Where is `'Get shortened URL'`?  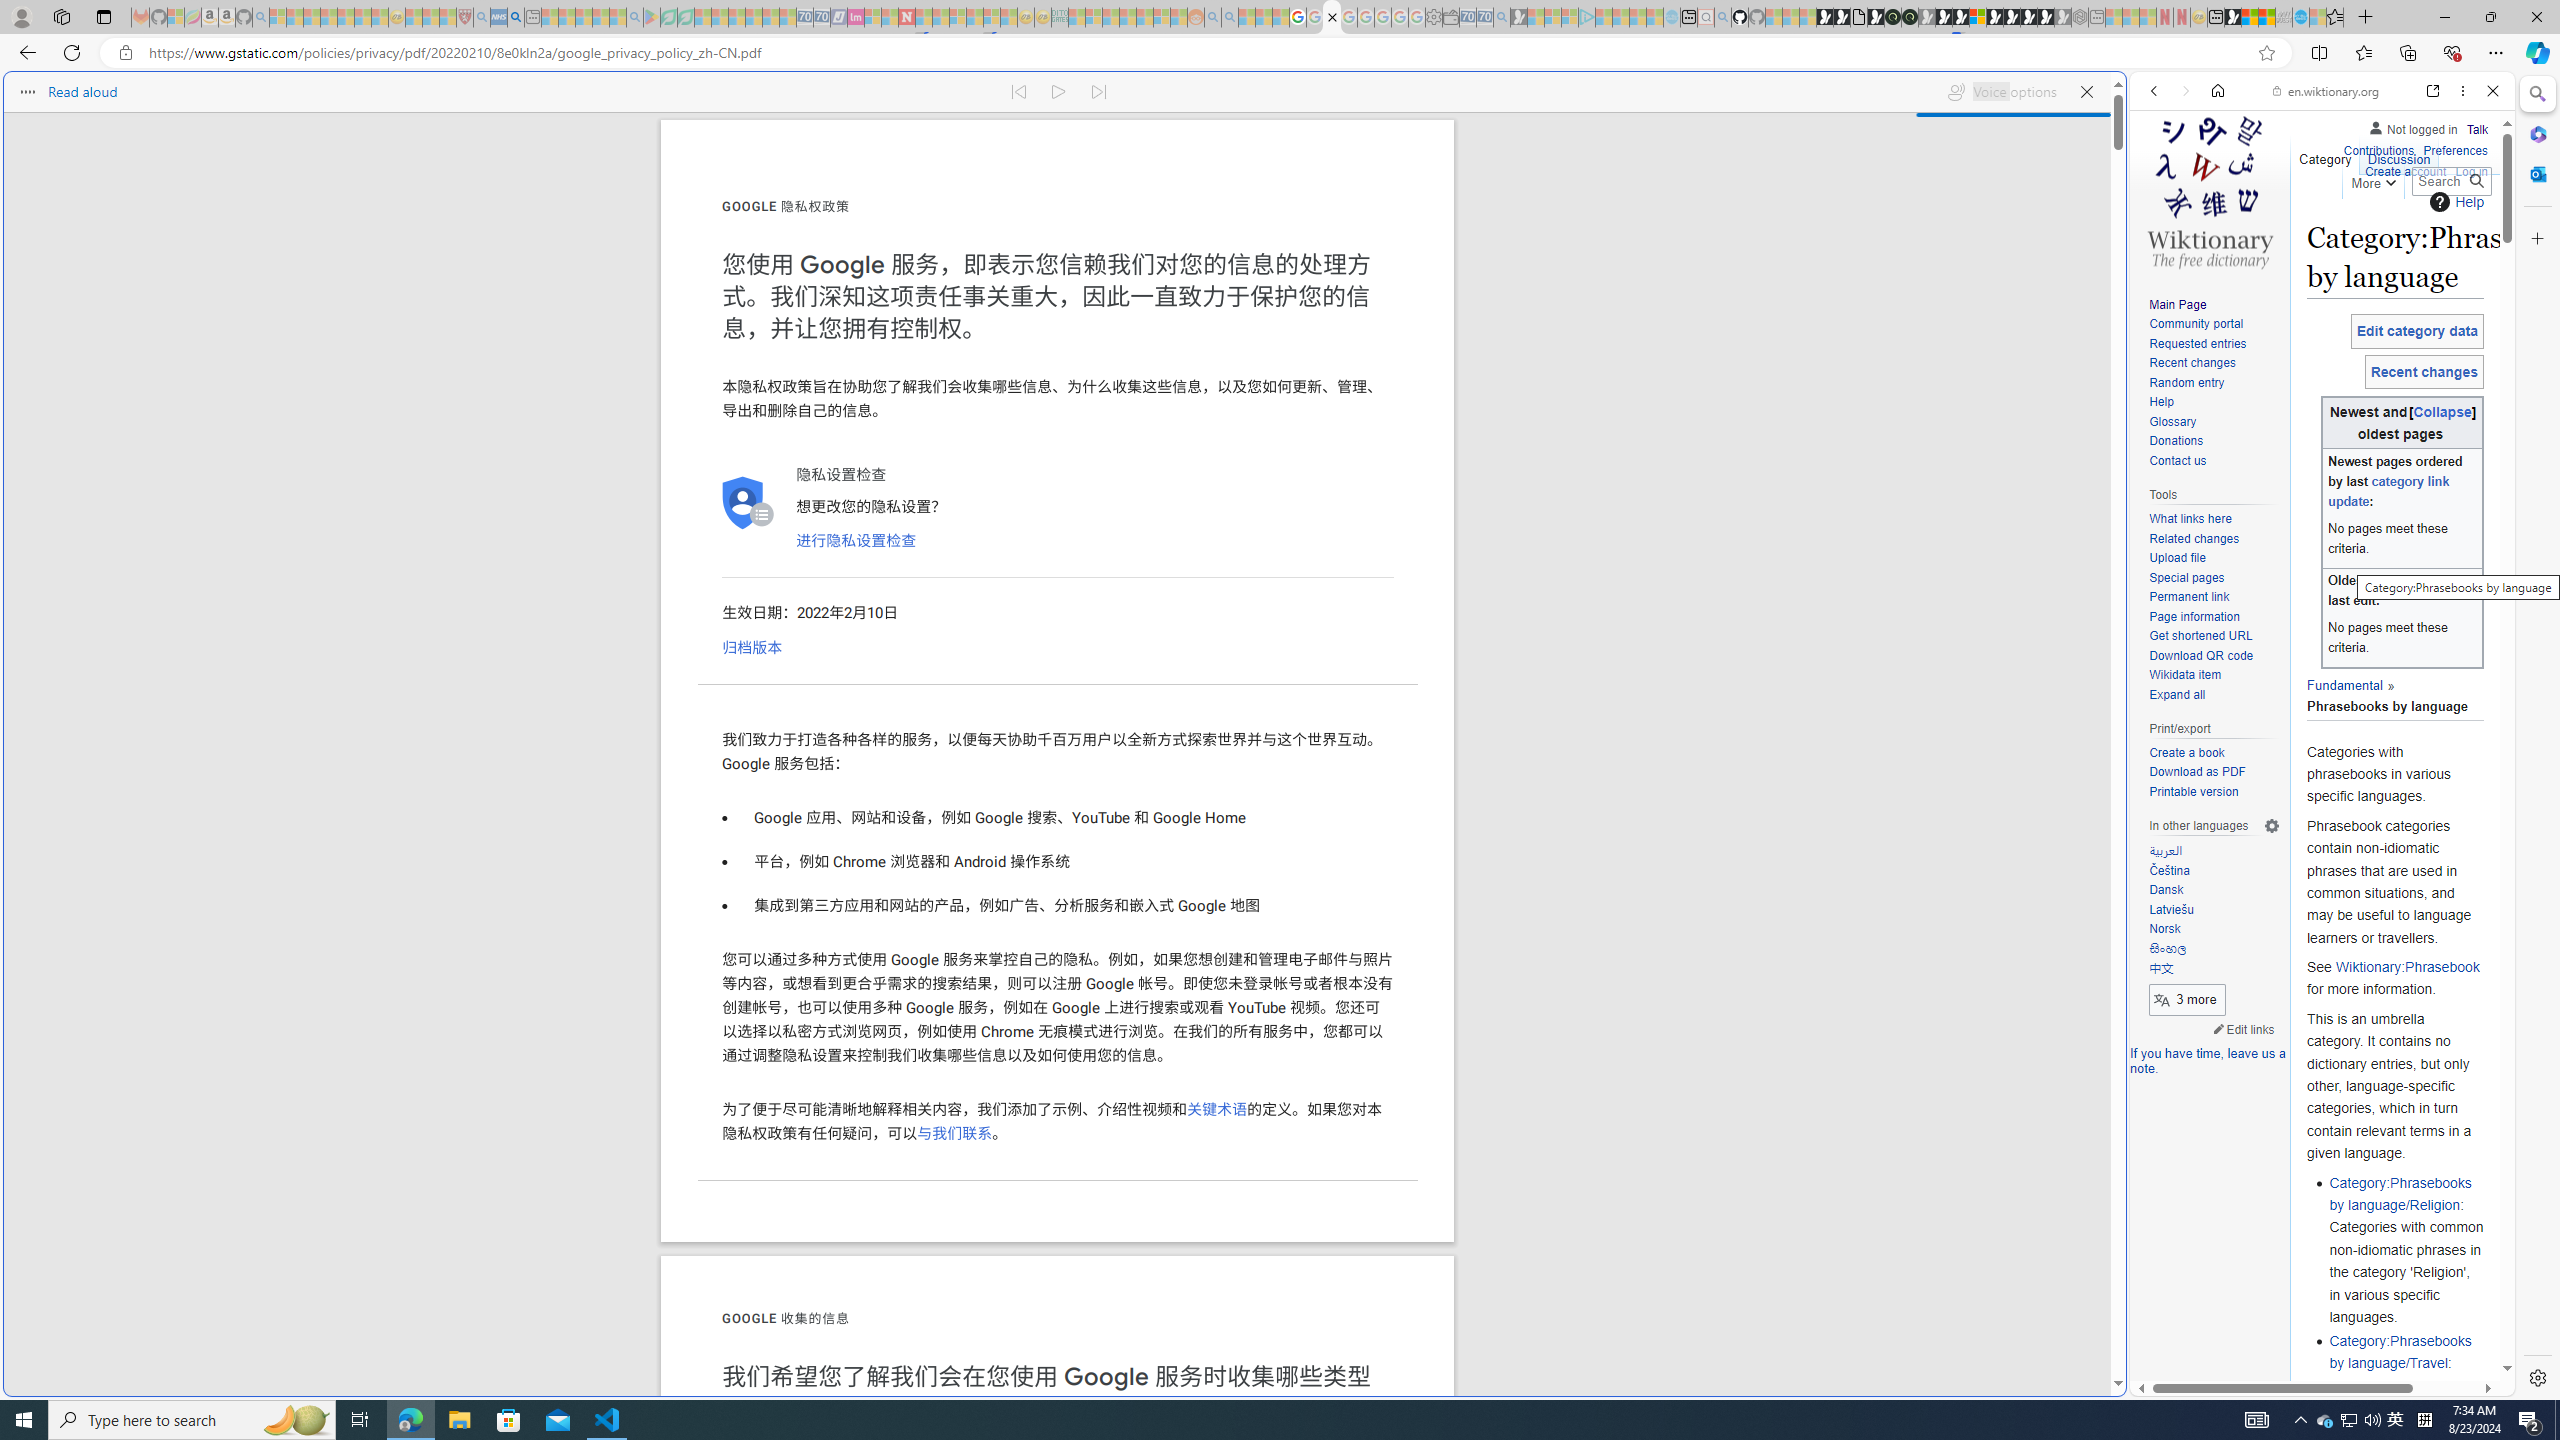
'Get shortened URL' is located at coordinates (2213, 635).